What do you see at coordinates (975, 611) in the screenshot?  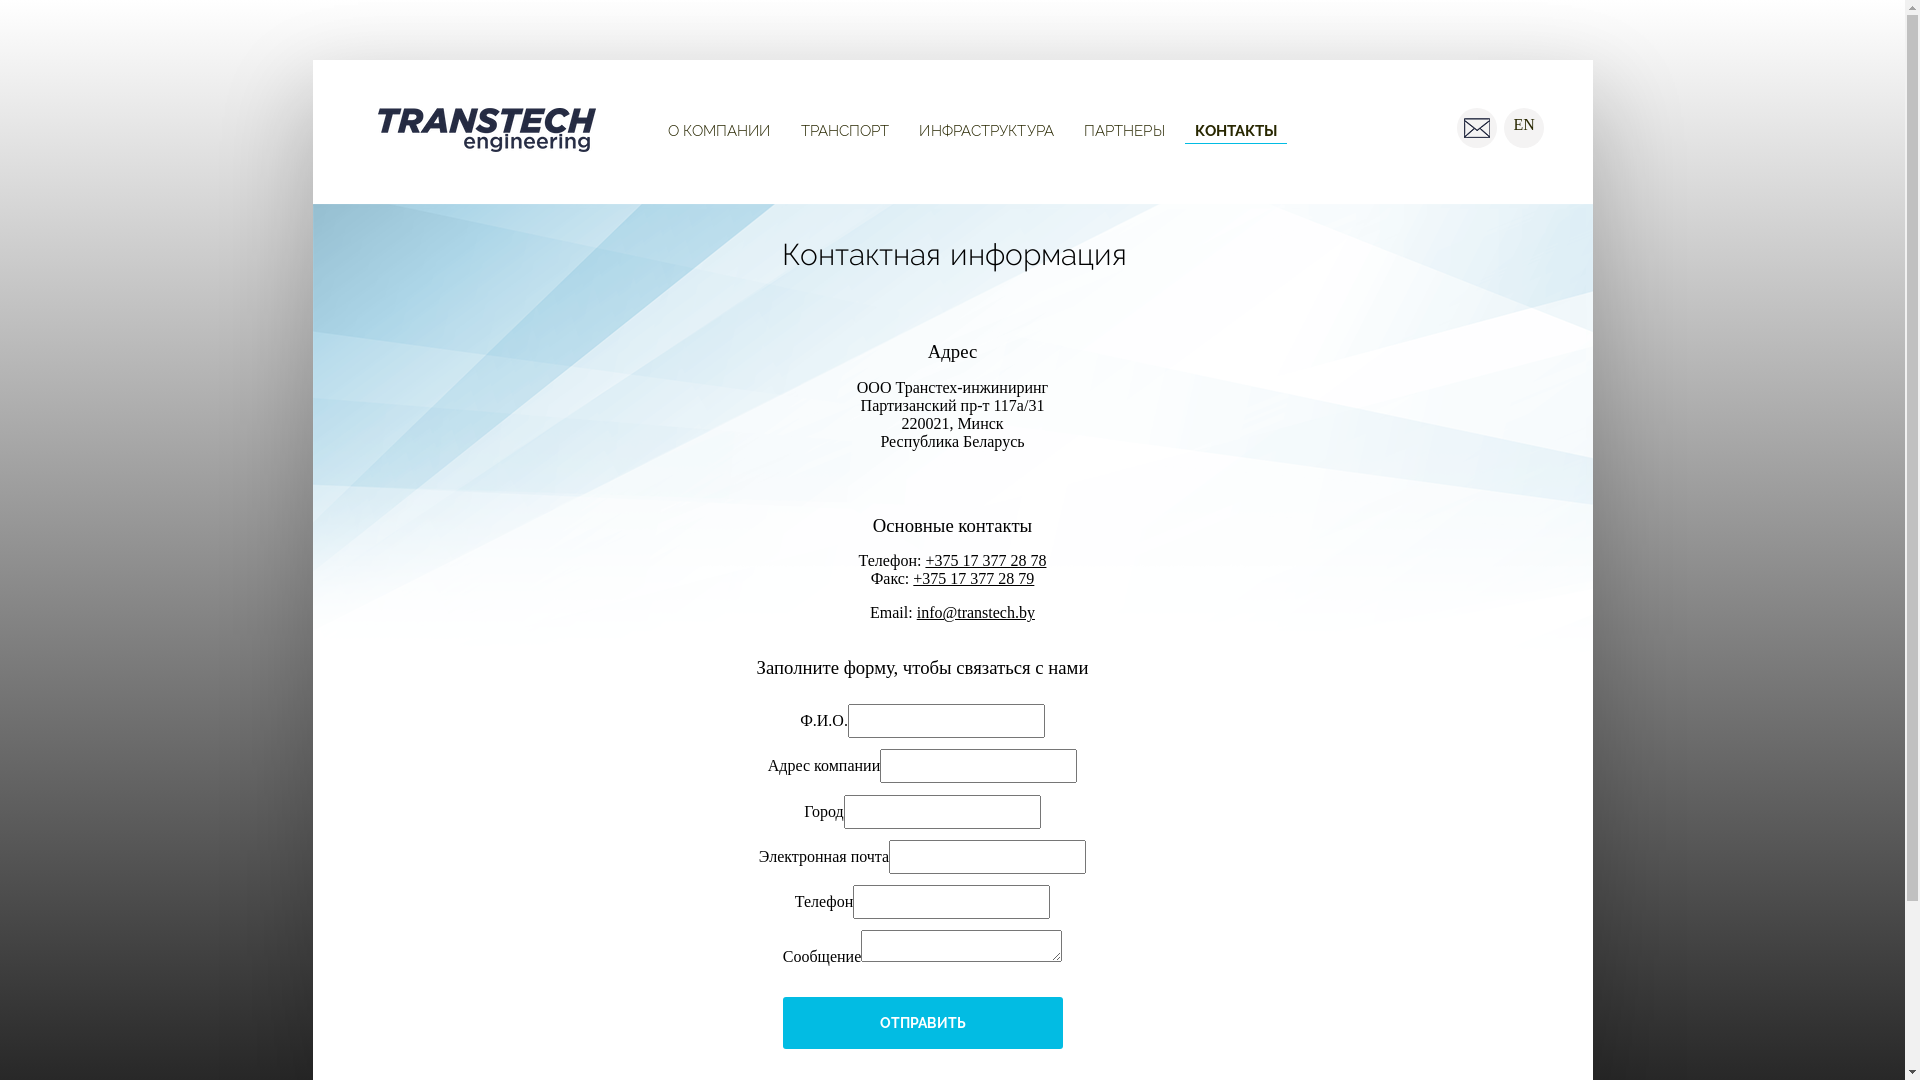 I see `'info@transtech.by'` at bounding box center [975, 611].